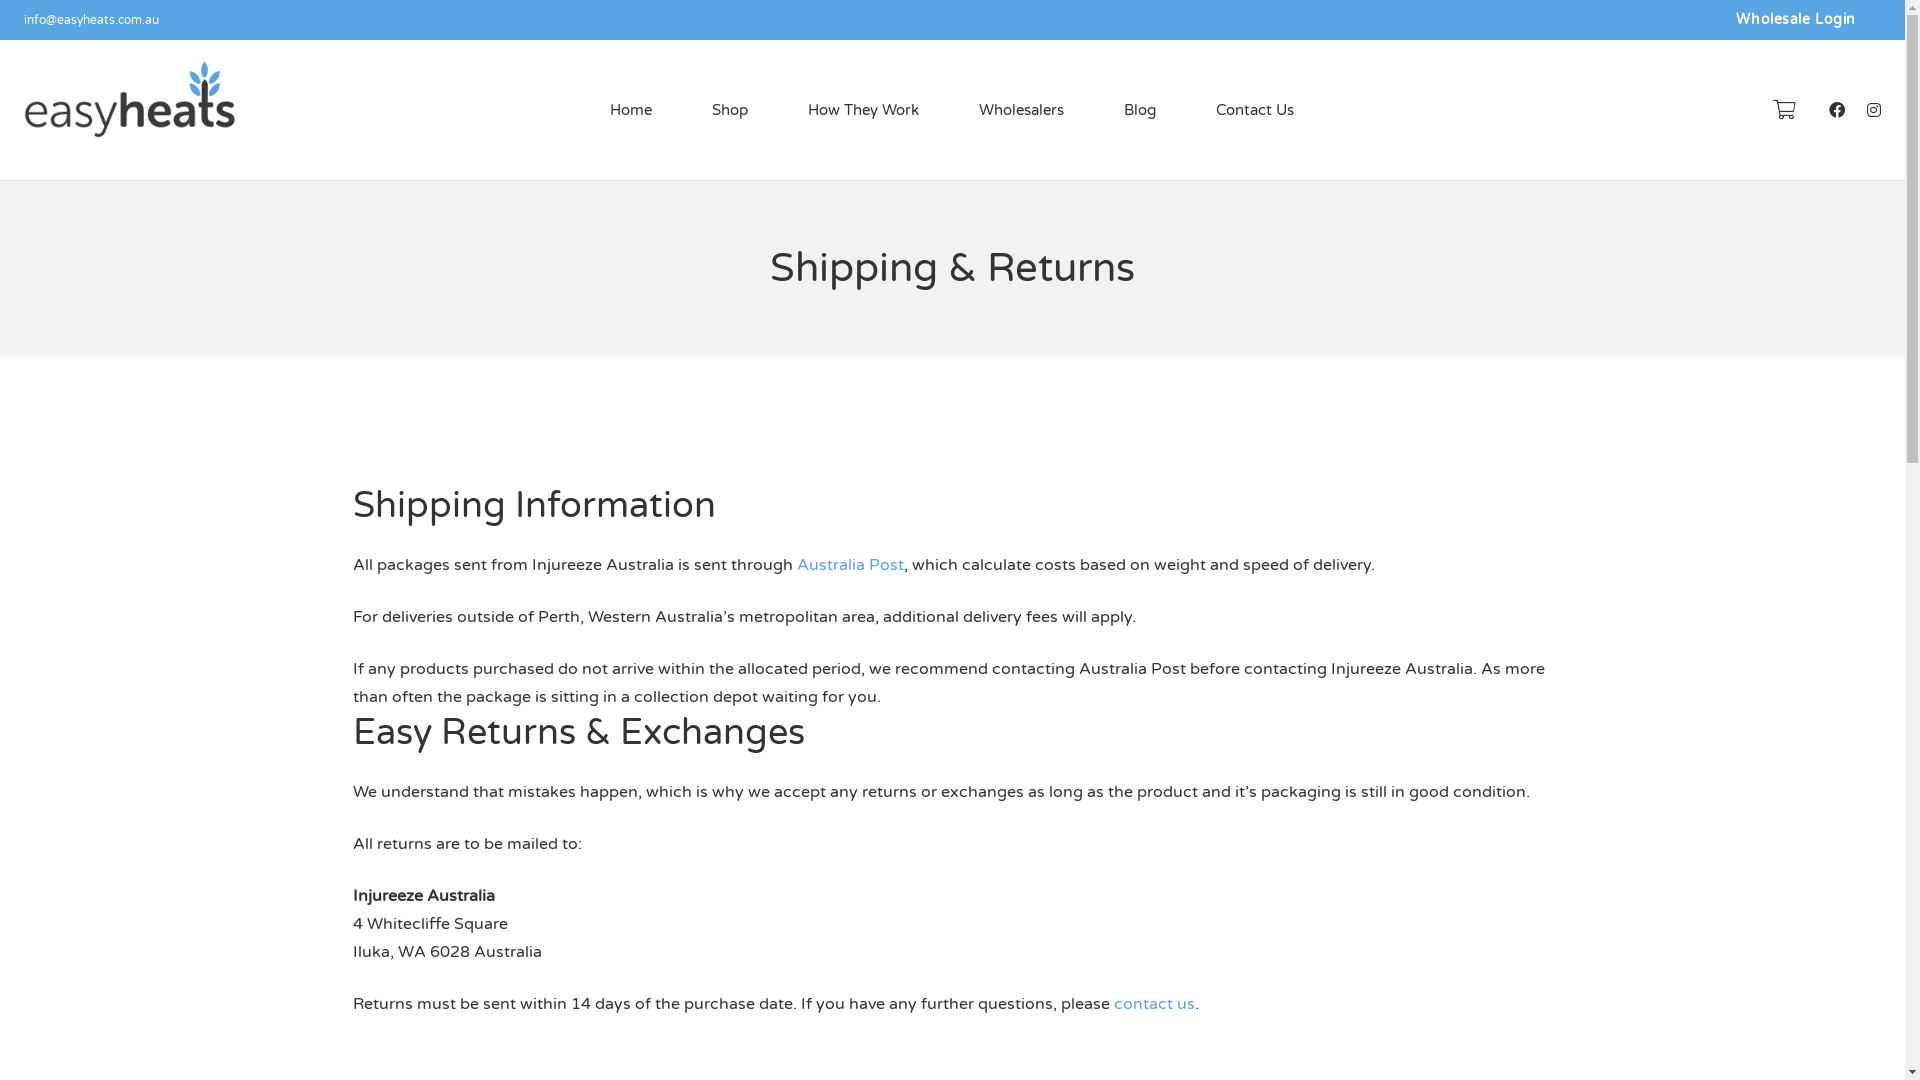 This screenshot has width=1920, height=1080. What do you see at coordinates (1709, 19) in the screenshot?
I see `'Wholesale Login'` at bounding box center [1709, 19].